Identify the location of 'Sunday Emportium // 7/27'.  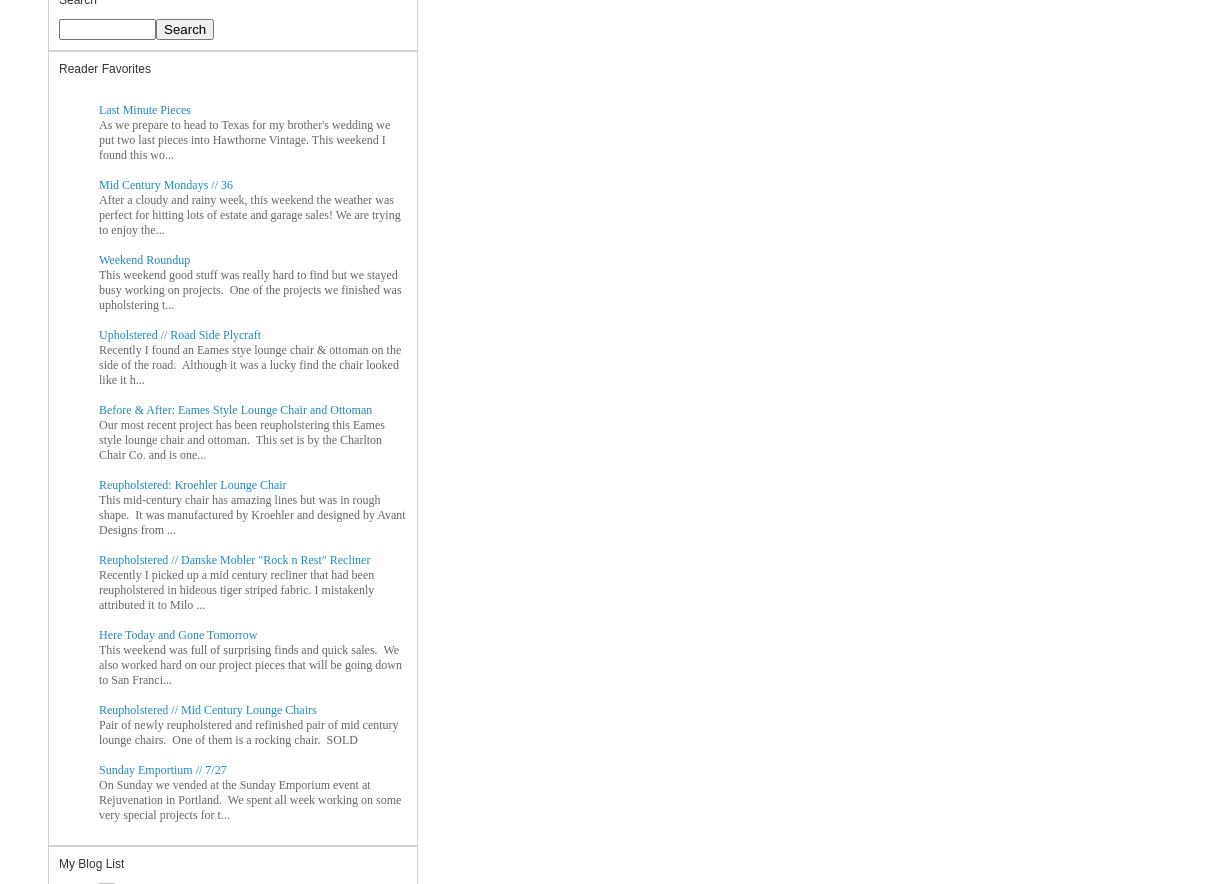
(162, 768).